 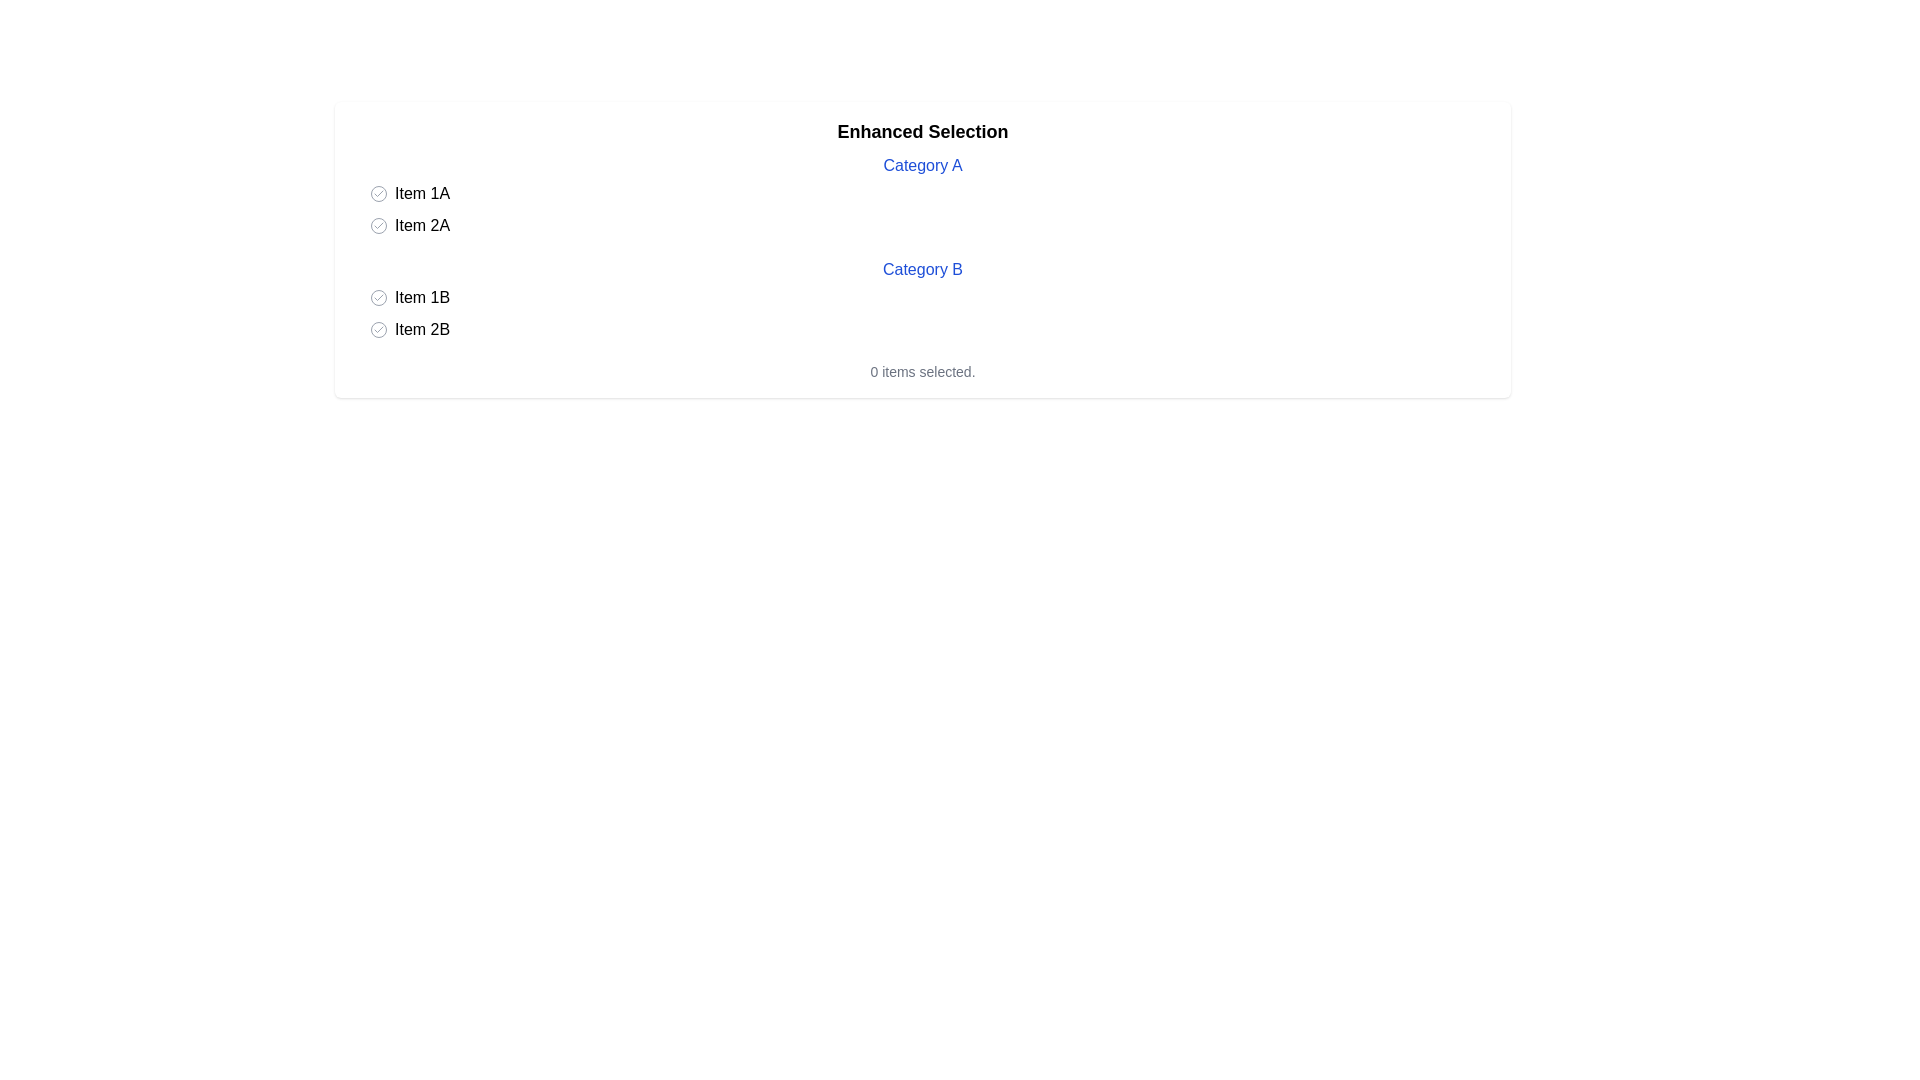 What do you see at coordinates (921, 131) in the screenshot?
I see `the text label 'Enhanced Selection' displayed in bold and large font at the top center of the card layout` at bounding box center [921, 131].